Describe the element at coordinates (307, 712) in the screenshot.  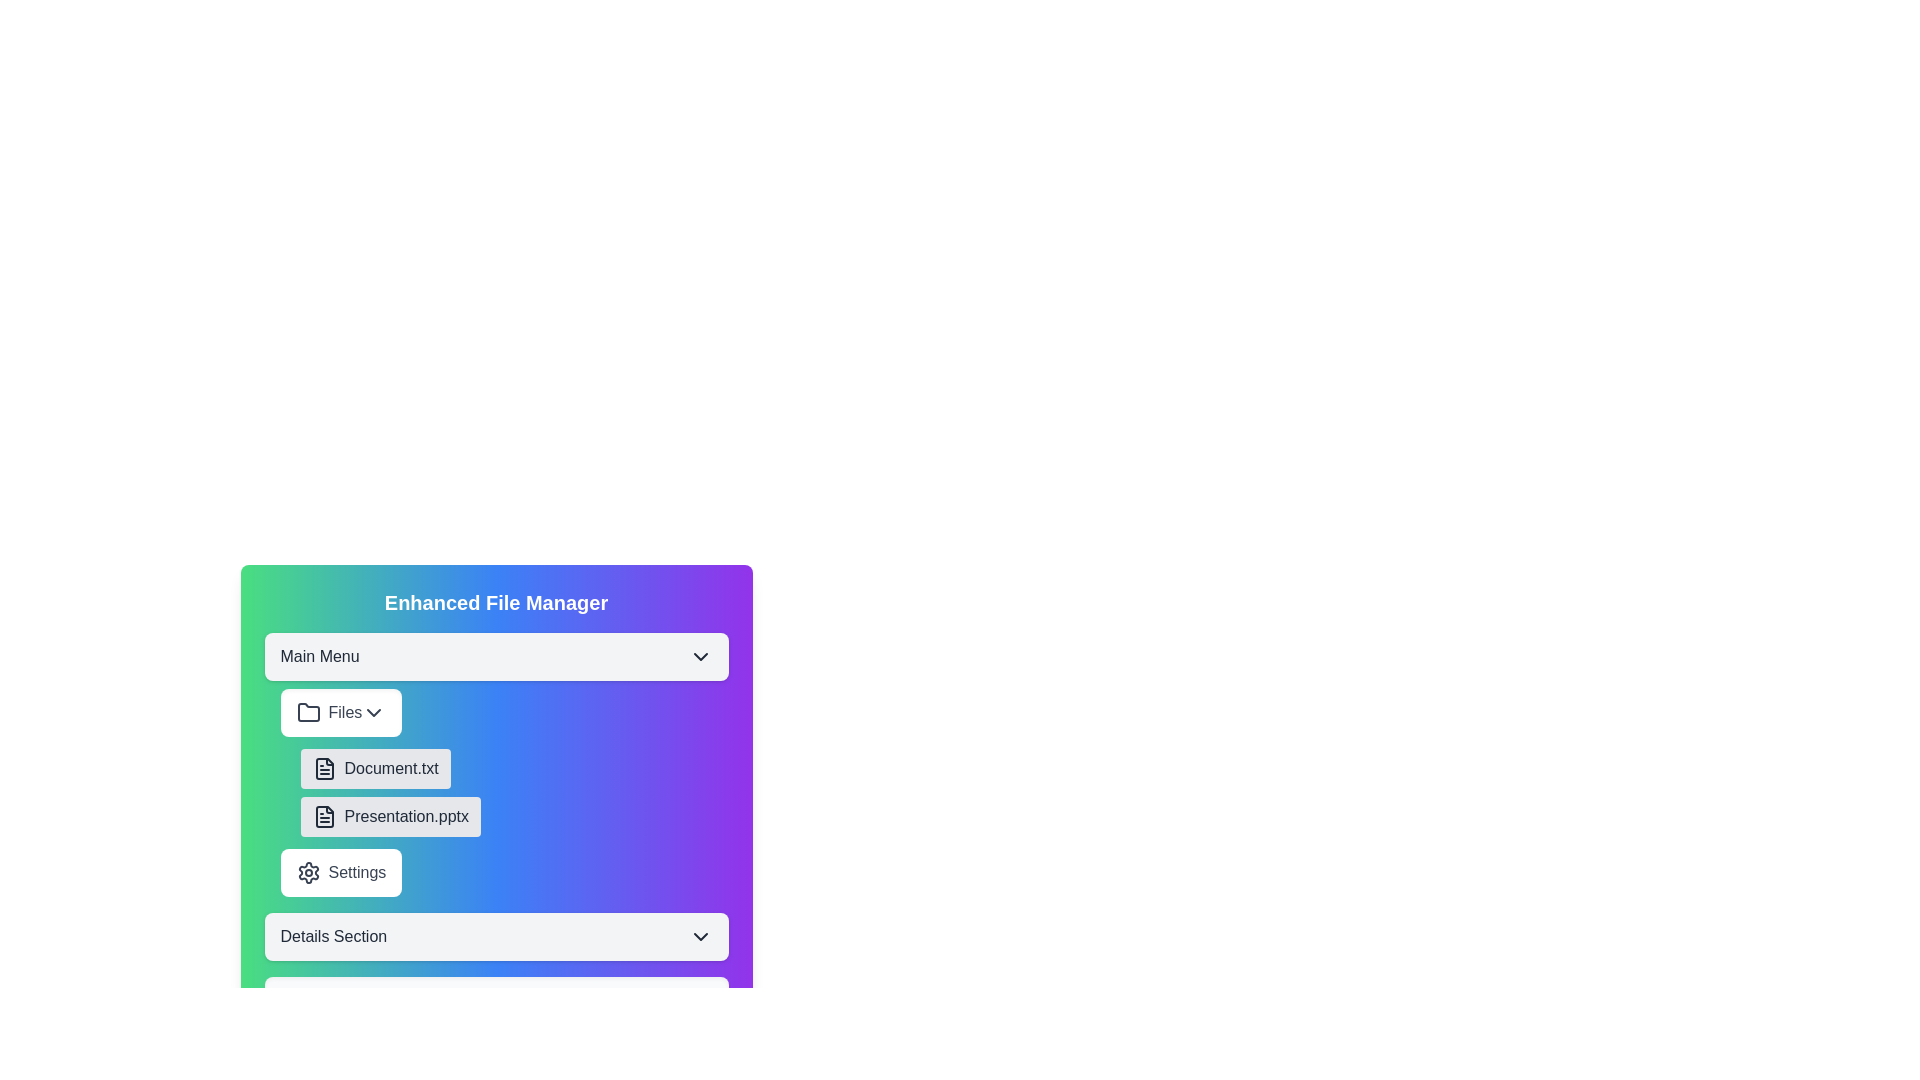
I see `the 'Files' label or its dropdown arrow adjacent to the decorative icon positioned at the left of the text in the horizontally arranged group` at that location.